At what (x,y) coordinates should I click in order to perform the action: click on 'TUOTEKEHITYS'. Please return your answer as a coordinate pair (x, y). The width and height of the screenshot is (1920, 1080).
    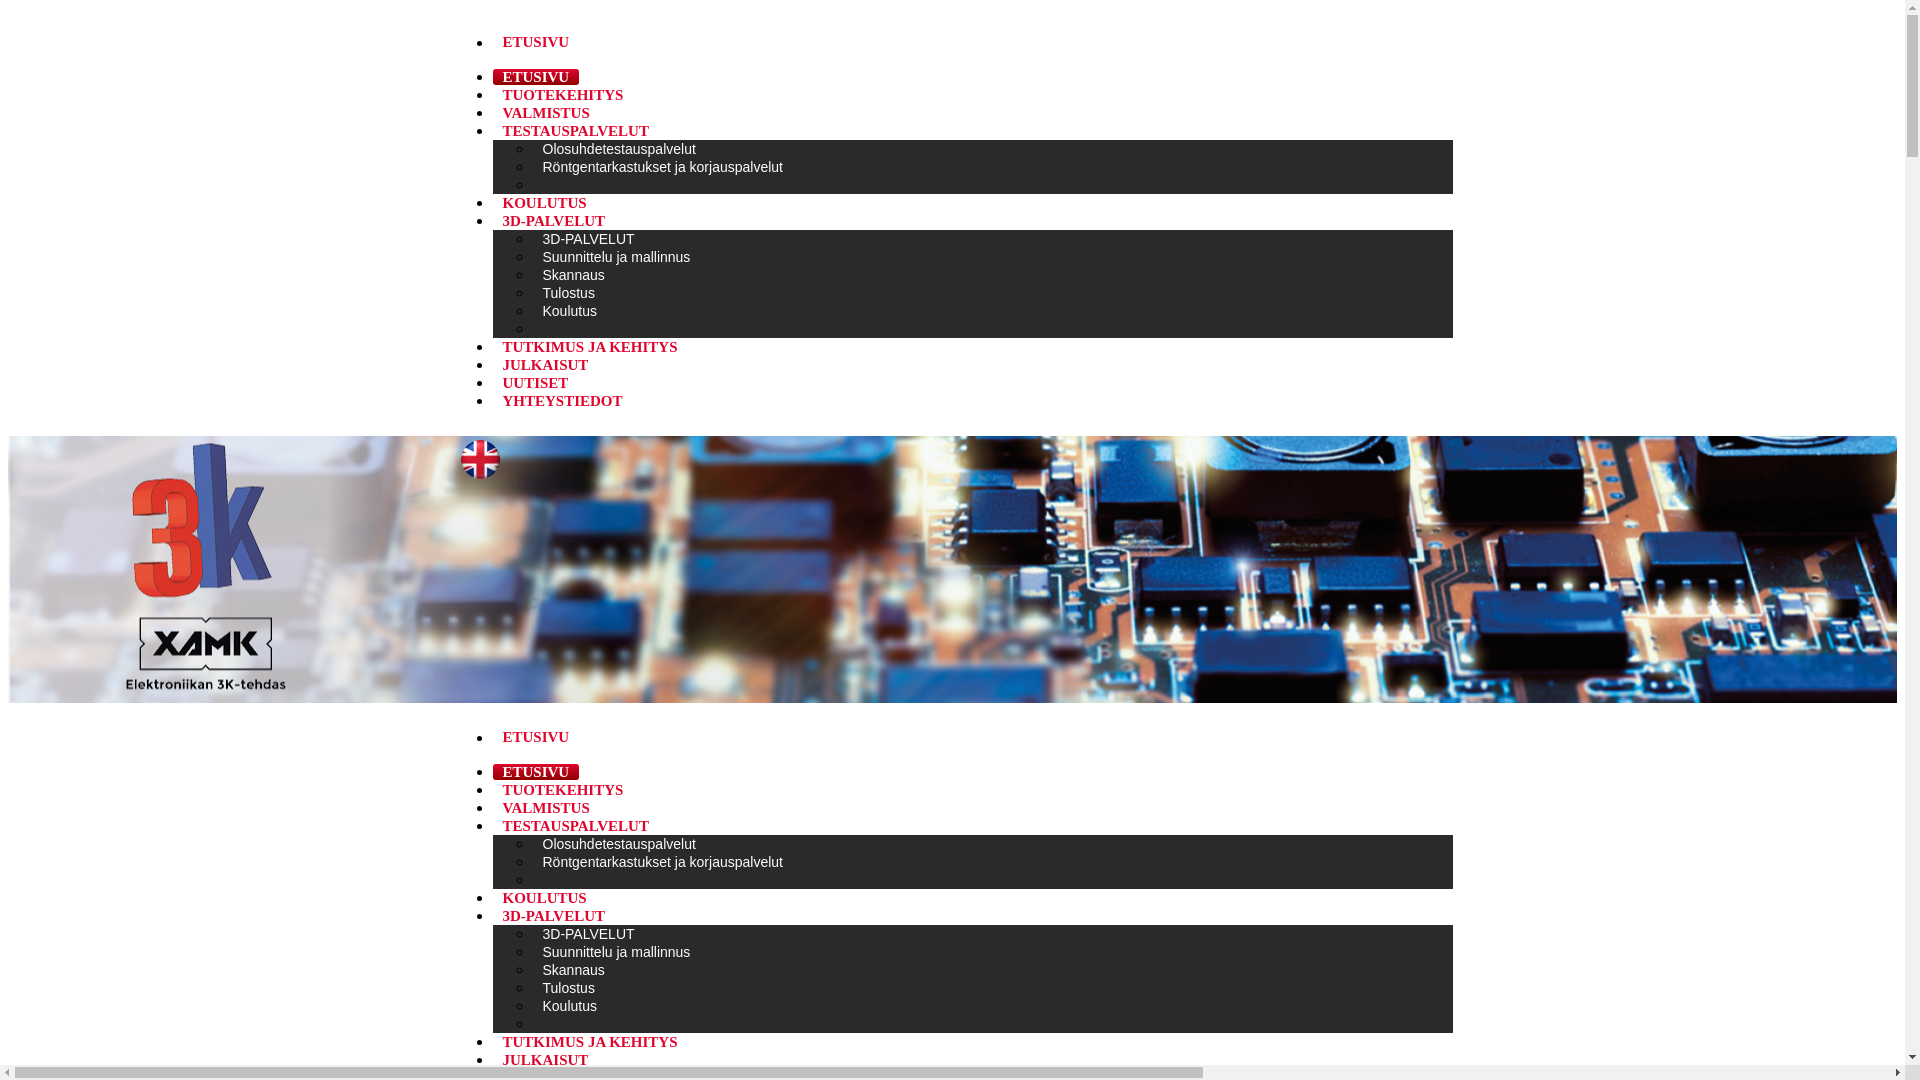
    Looking at the image, I should click on (561, 95).